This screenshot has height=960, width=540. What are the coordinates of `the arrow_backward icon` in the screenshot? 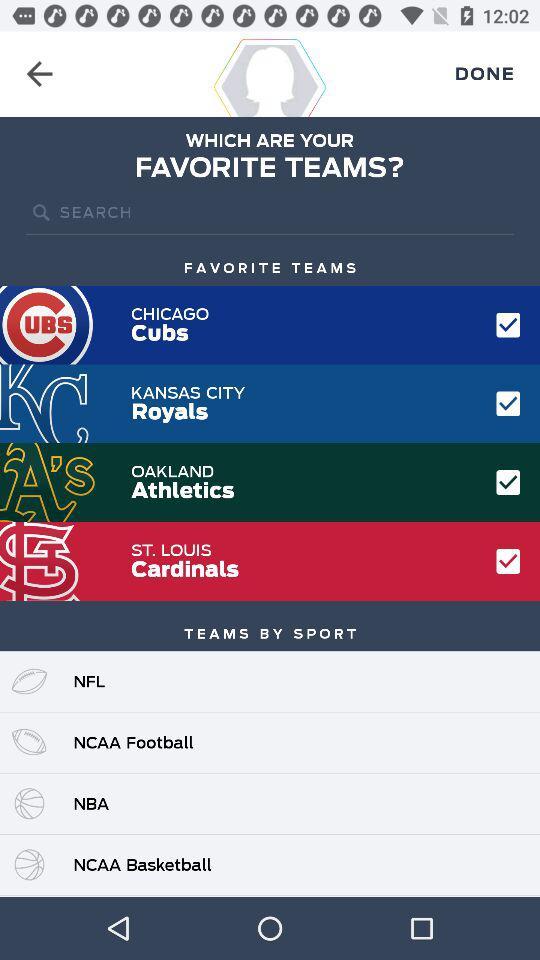 It's located at (39, 74).